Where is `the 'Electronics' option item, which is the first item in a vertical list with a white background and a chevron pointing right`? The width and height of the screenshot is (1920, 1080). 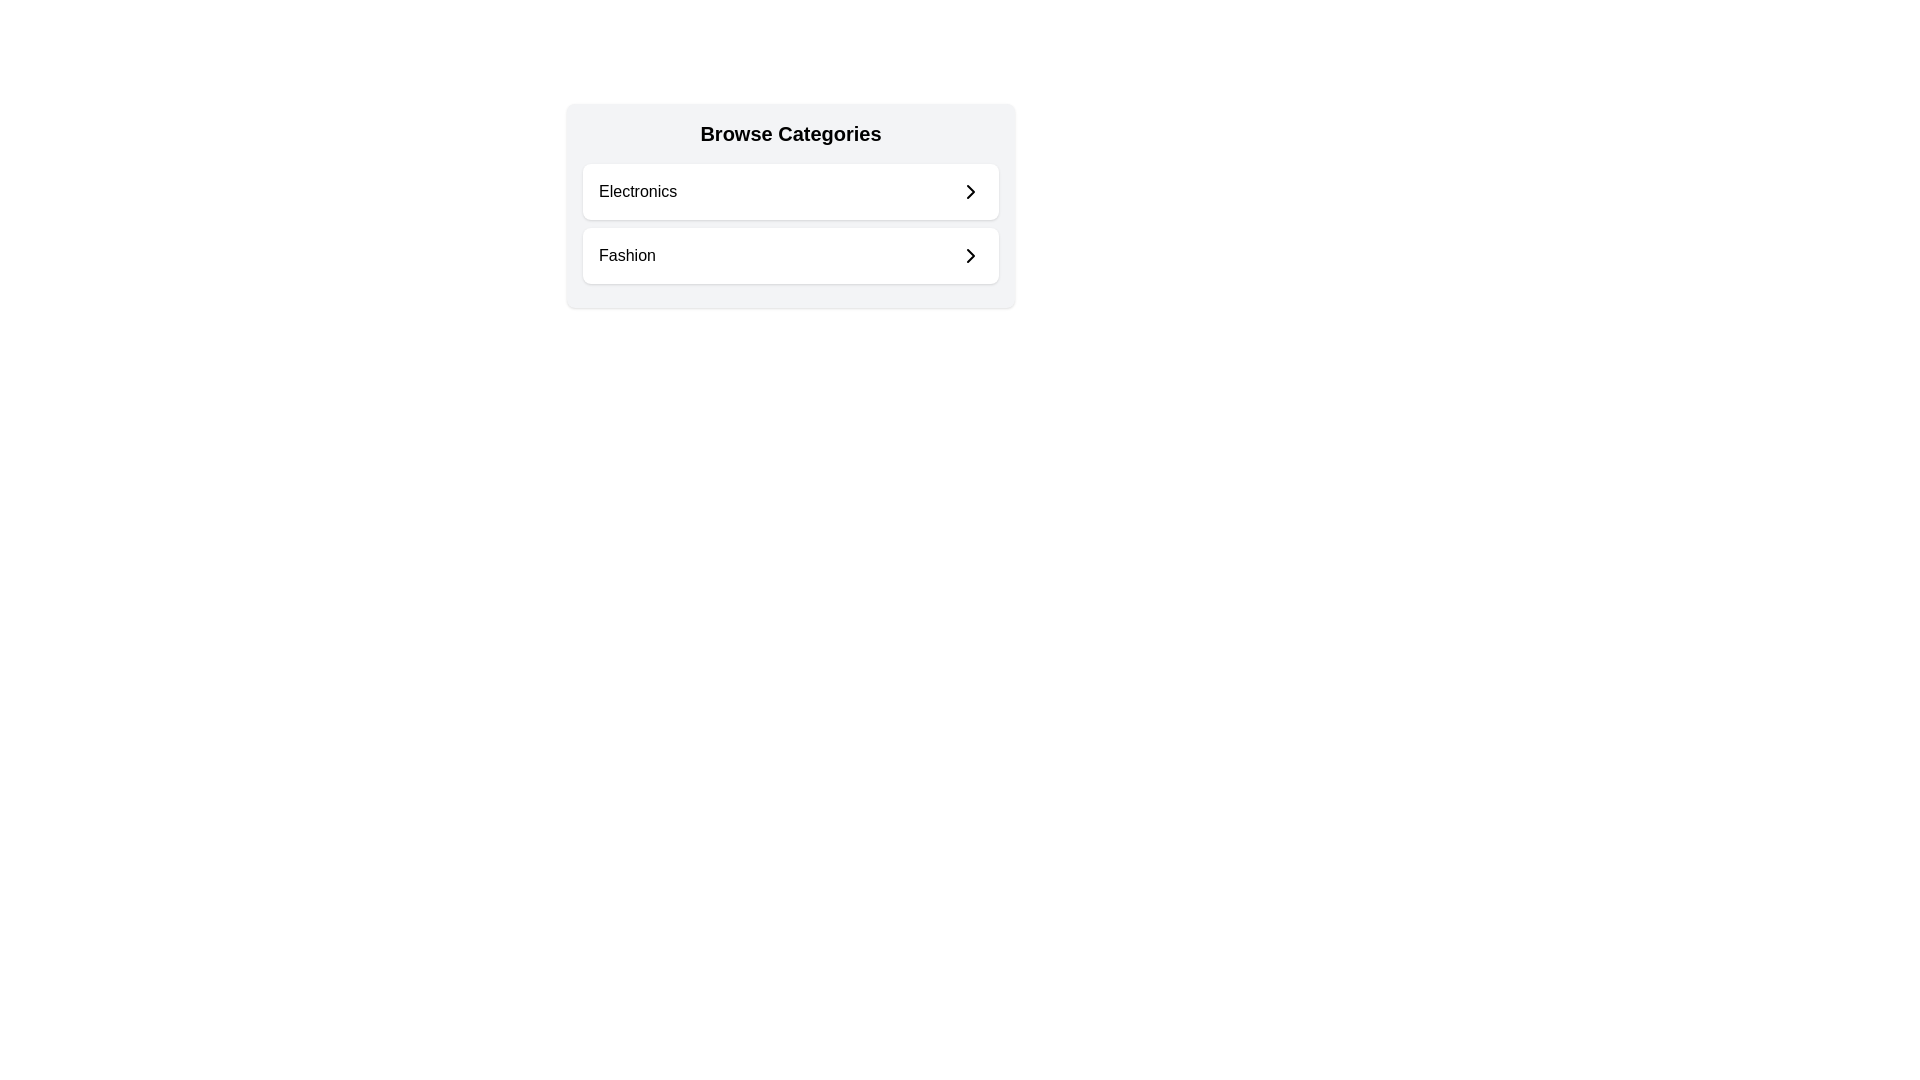 the 'Electronics' option item, which is the first item in a vertical list with a white background and a chevron pointing right is located at coordinates (790, 192).